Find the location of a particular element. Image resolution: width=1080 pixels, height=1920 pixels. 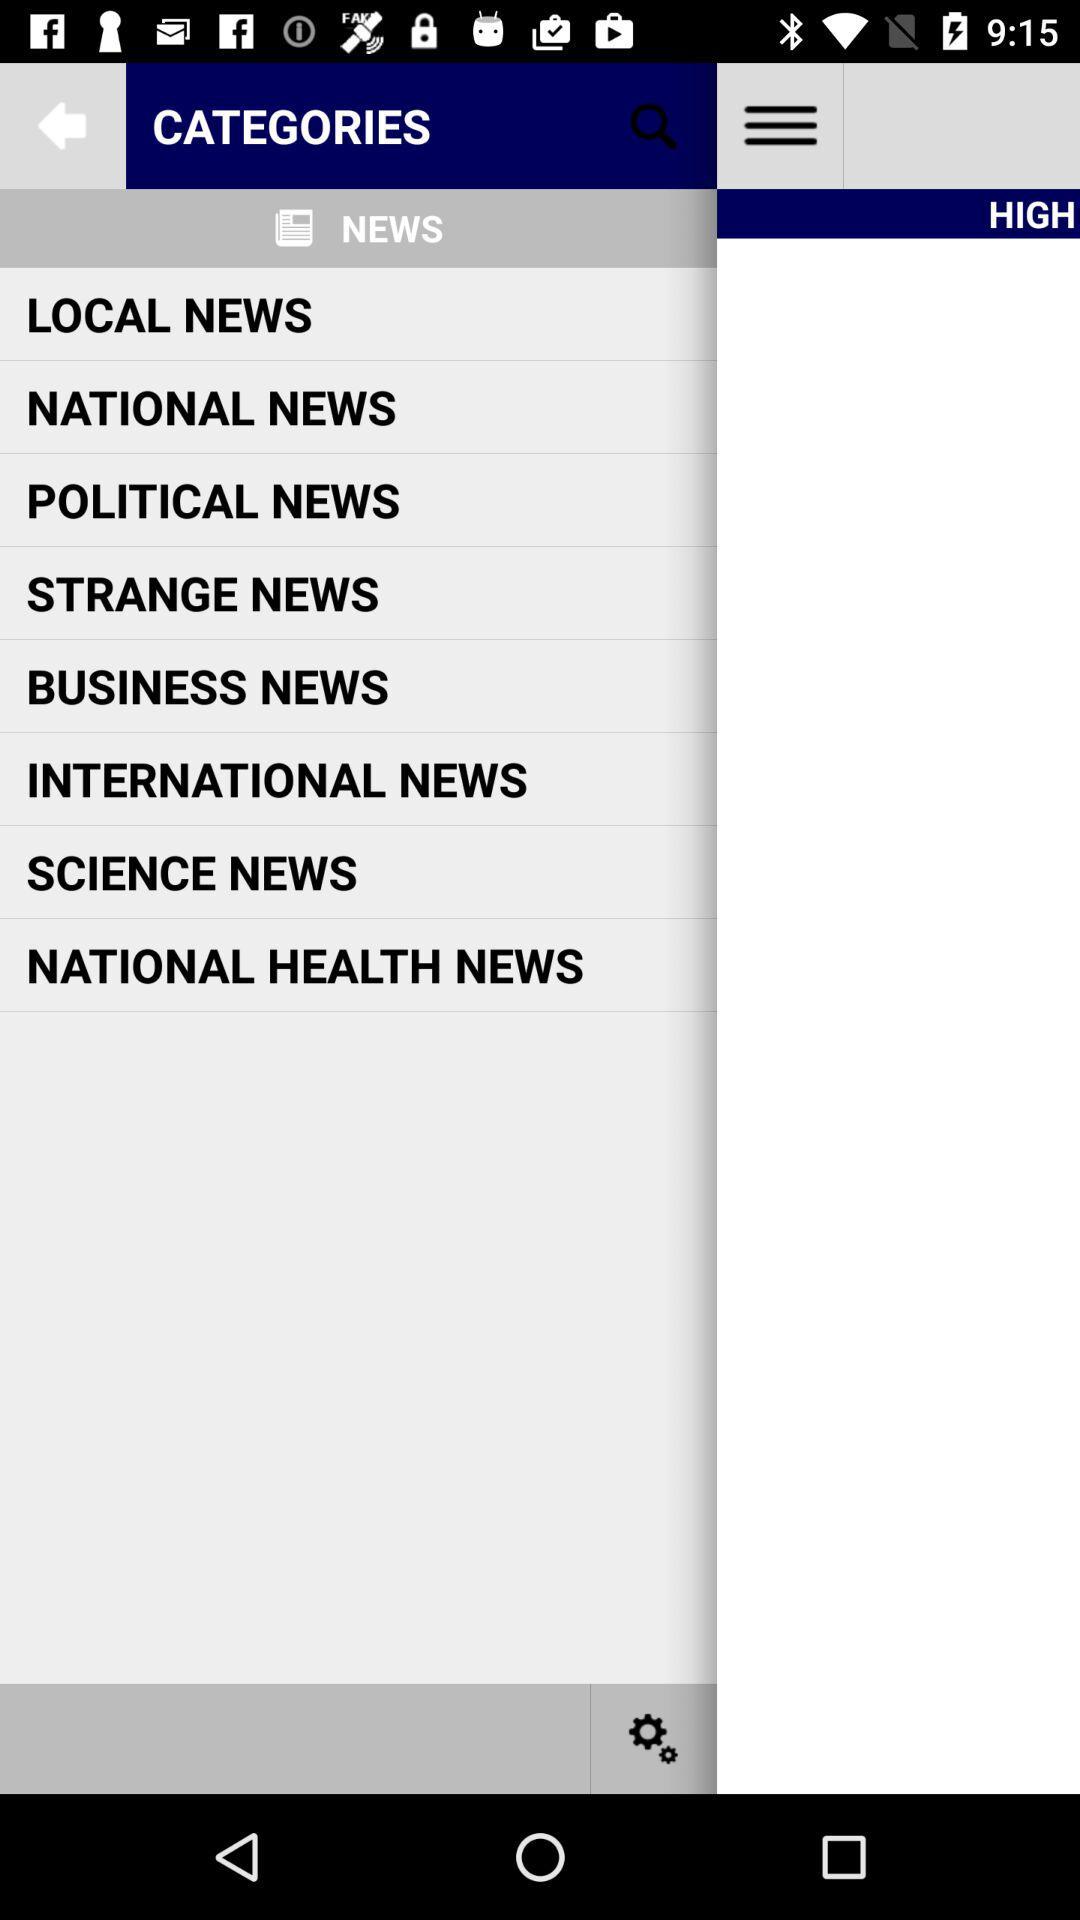

settings is located at coordinates (654, 1737).